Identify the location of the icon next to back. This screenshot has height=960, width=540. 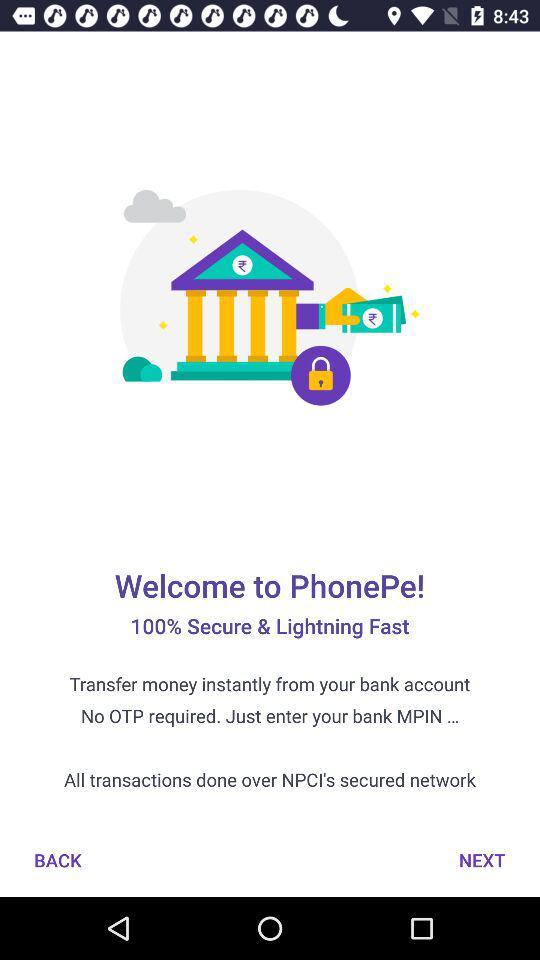
(481, 859).